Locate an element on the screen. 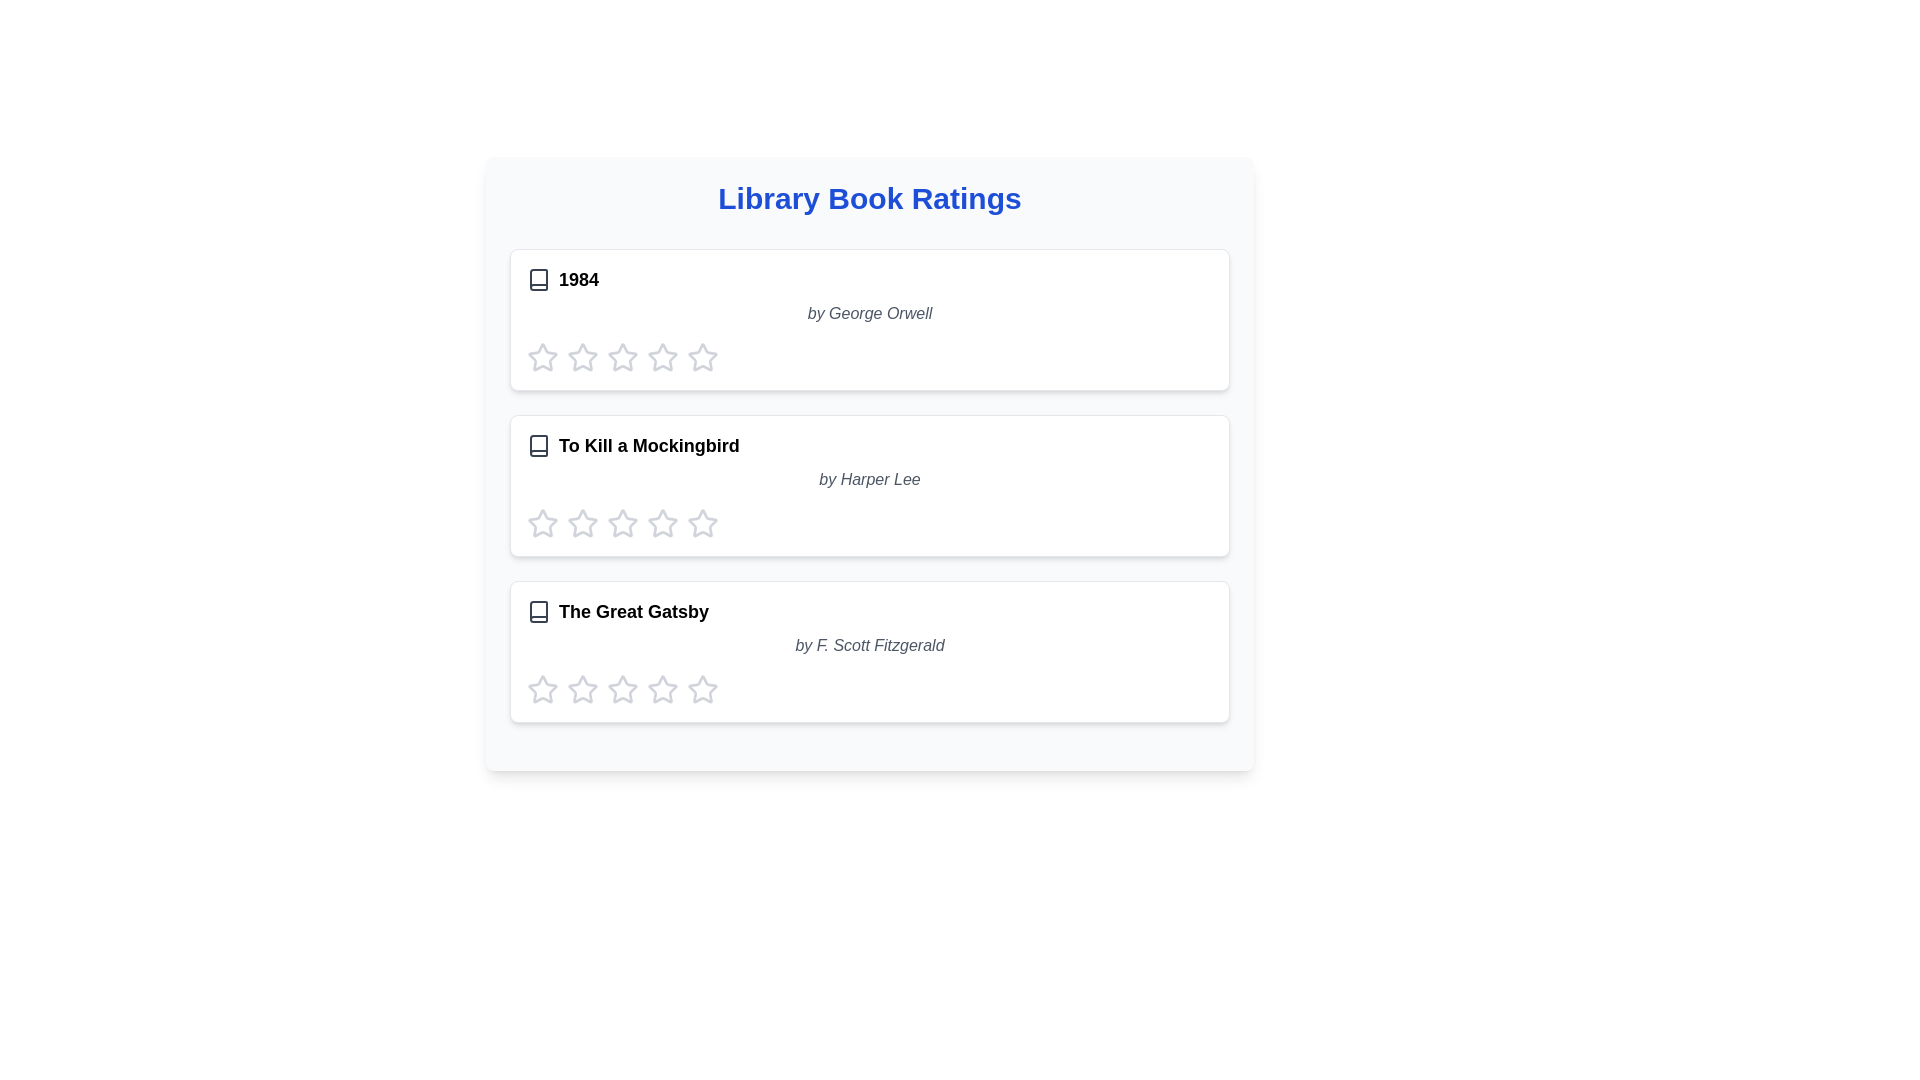  the first rating star icon for the book 'The Great Gatsby' is located at coordinates (622, 688).